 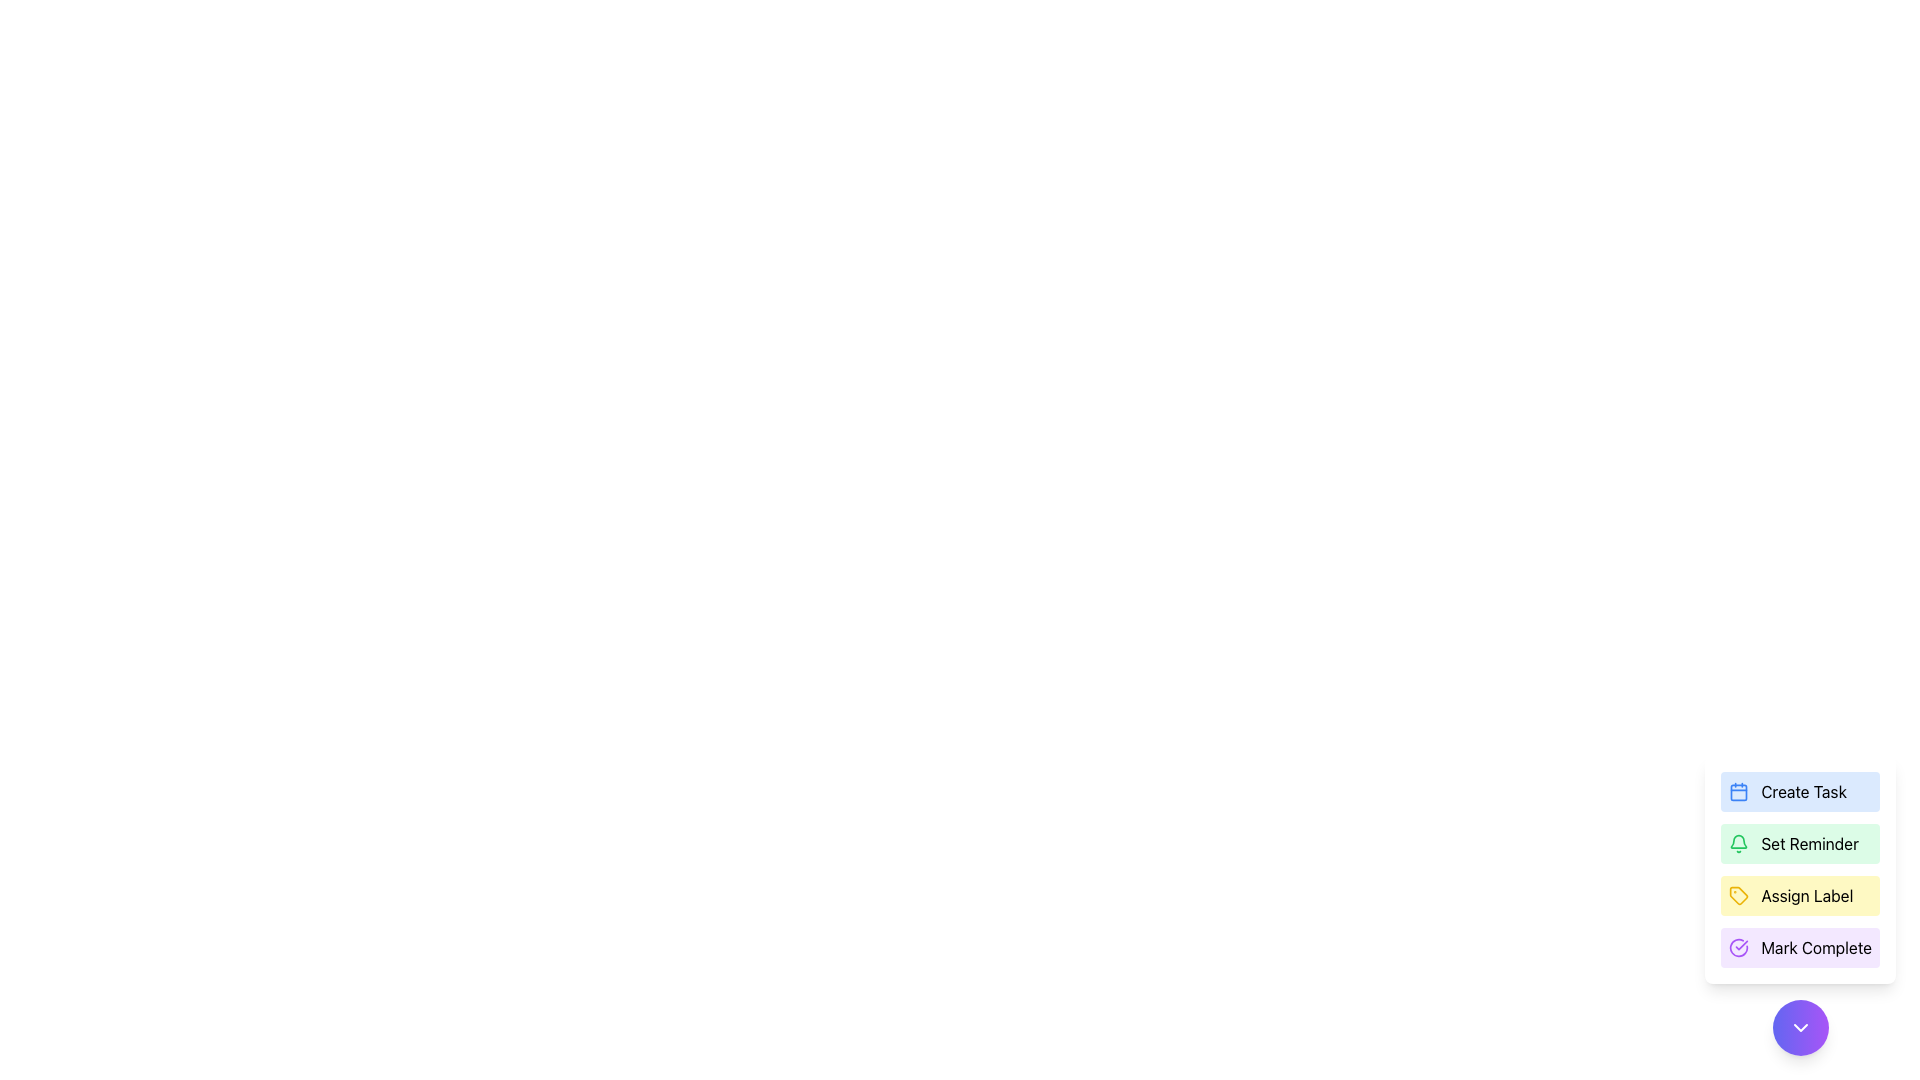 What do you see at coordinates (1800, 844) in the screenshot?
I see `the 'Set Reminder' button, which is a light green rectangular button with a bell icon and the text 'Set Reminder' in black, located beneath the 'Create Task' button` at bounding box center [1800, 844].